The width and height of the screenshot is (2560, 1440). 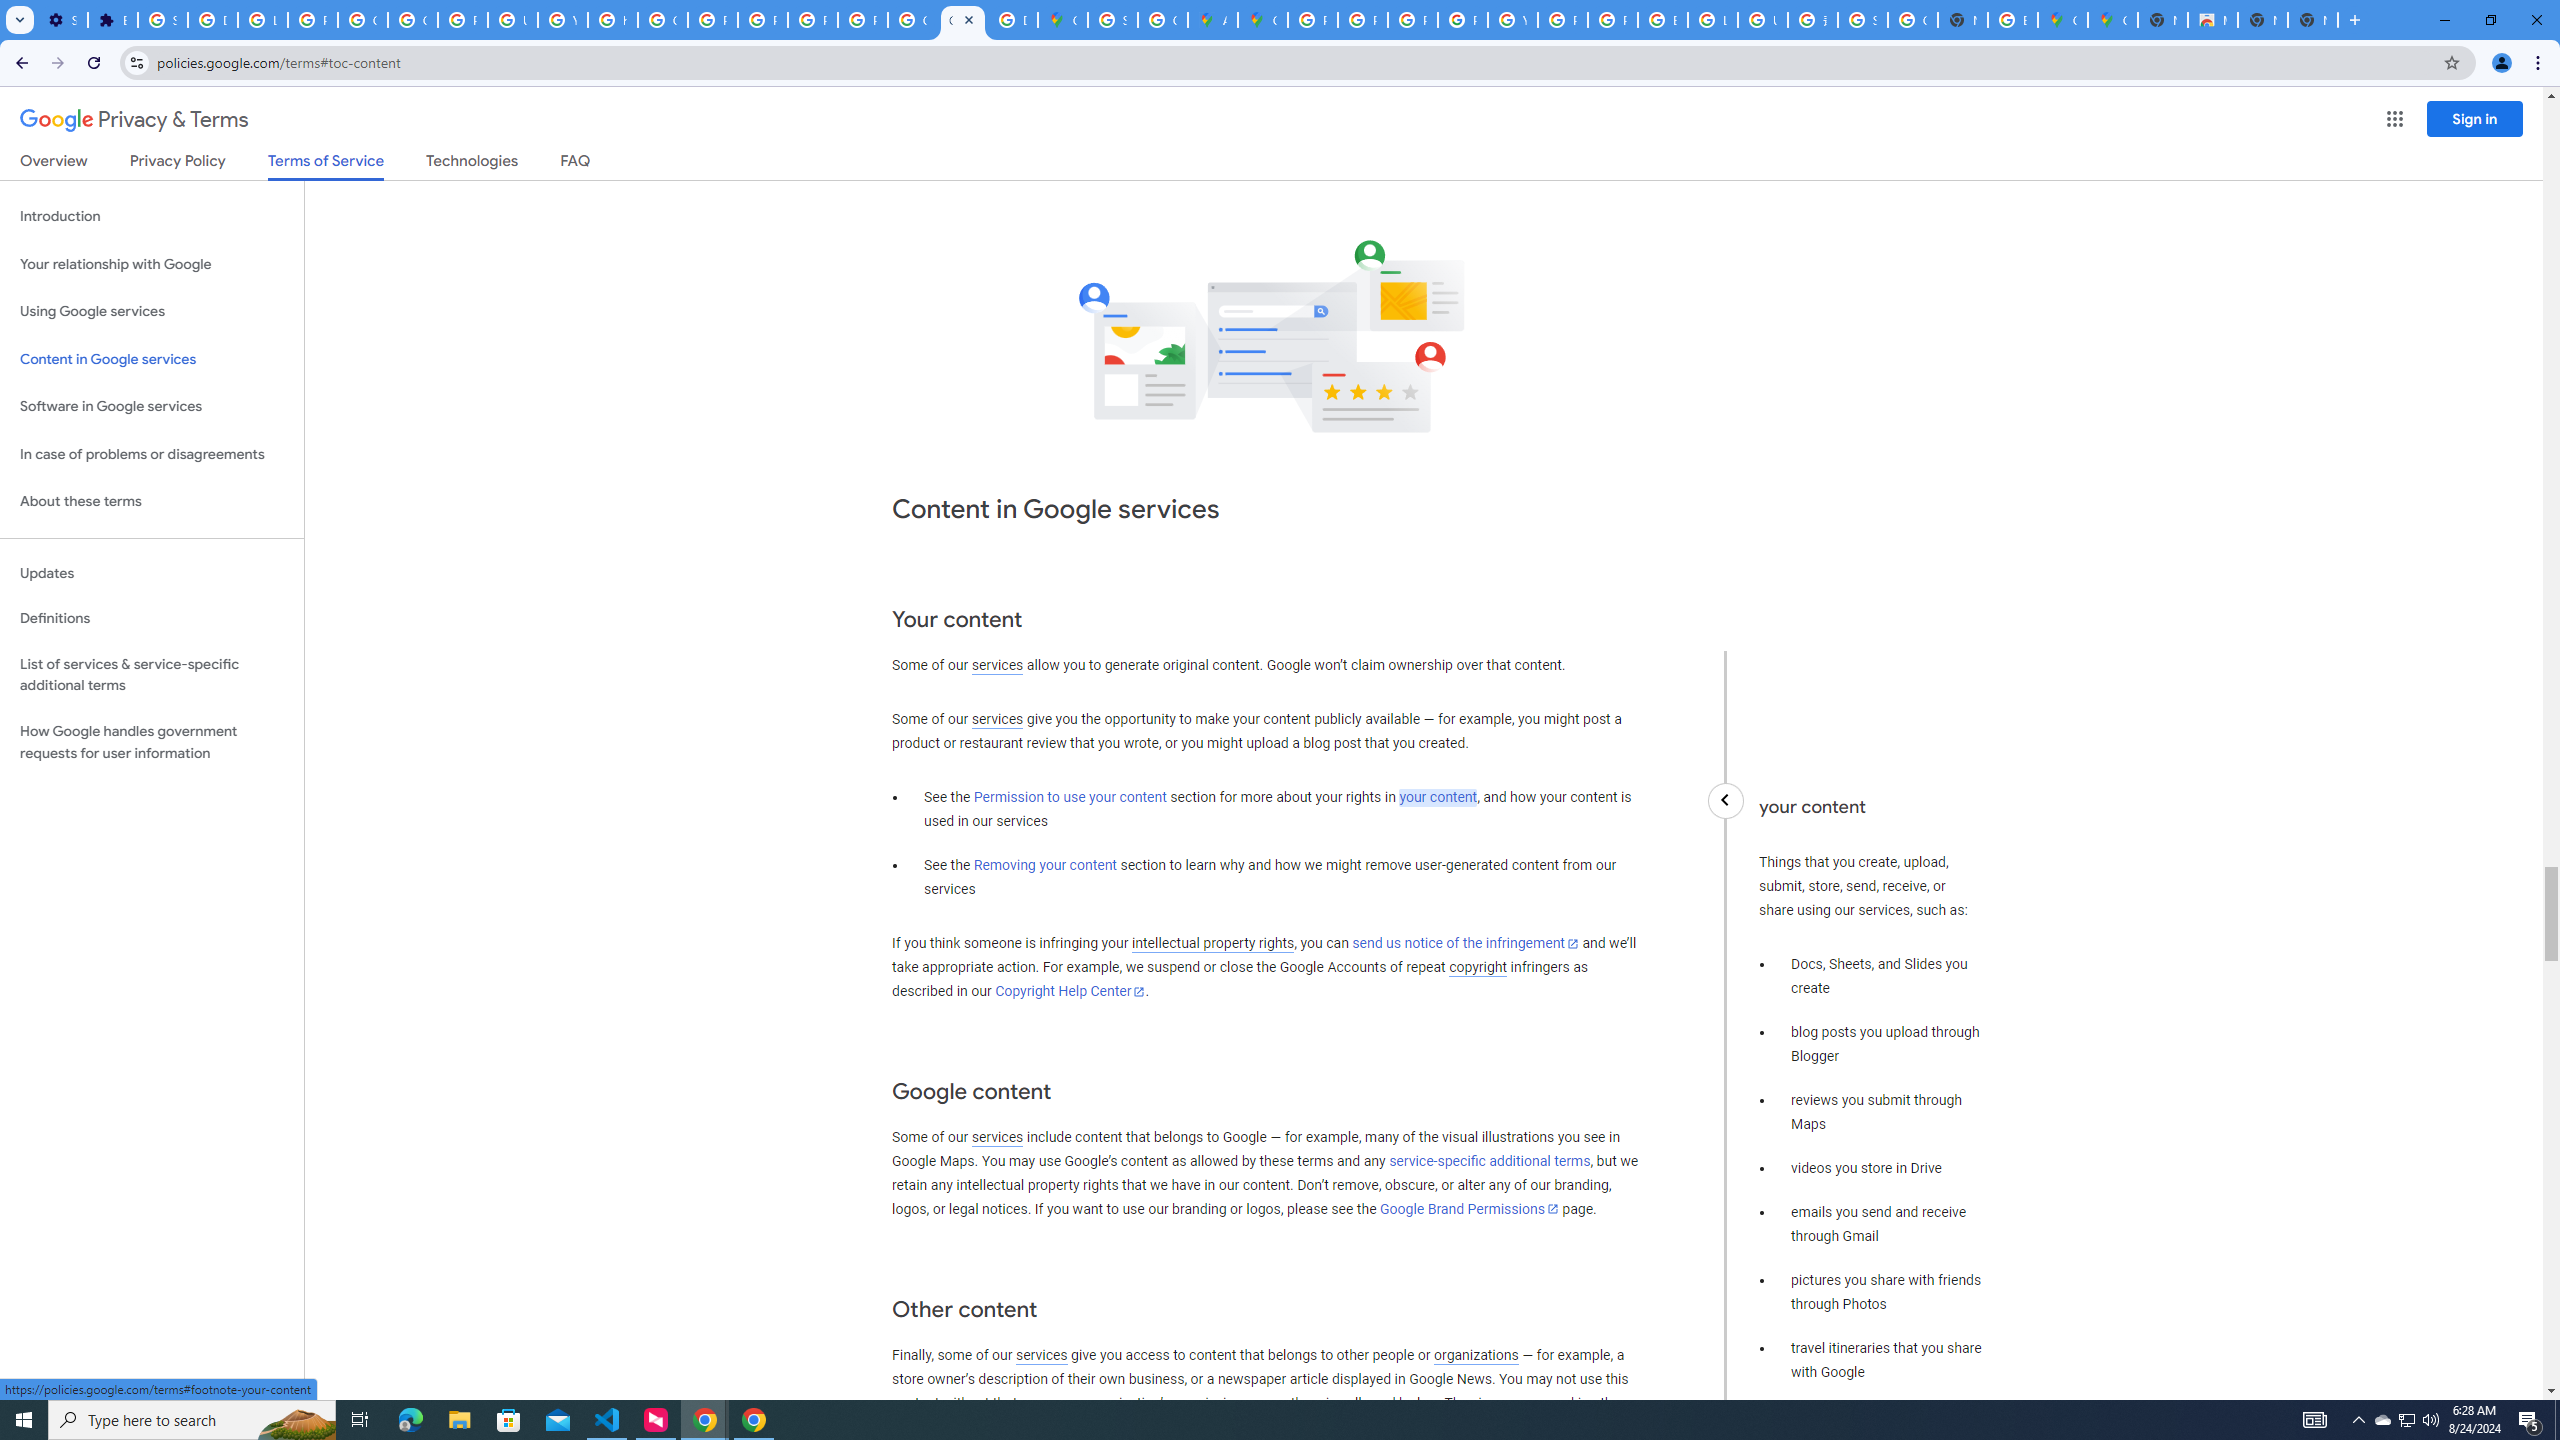 What do you see at coordinates (151, 264) in the screenshot?
I see `'Your relationship with Google'` at bounding box center [151, 264].